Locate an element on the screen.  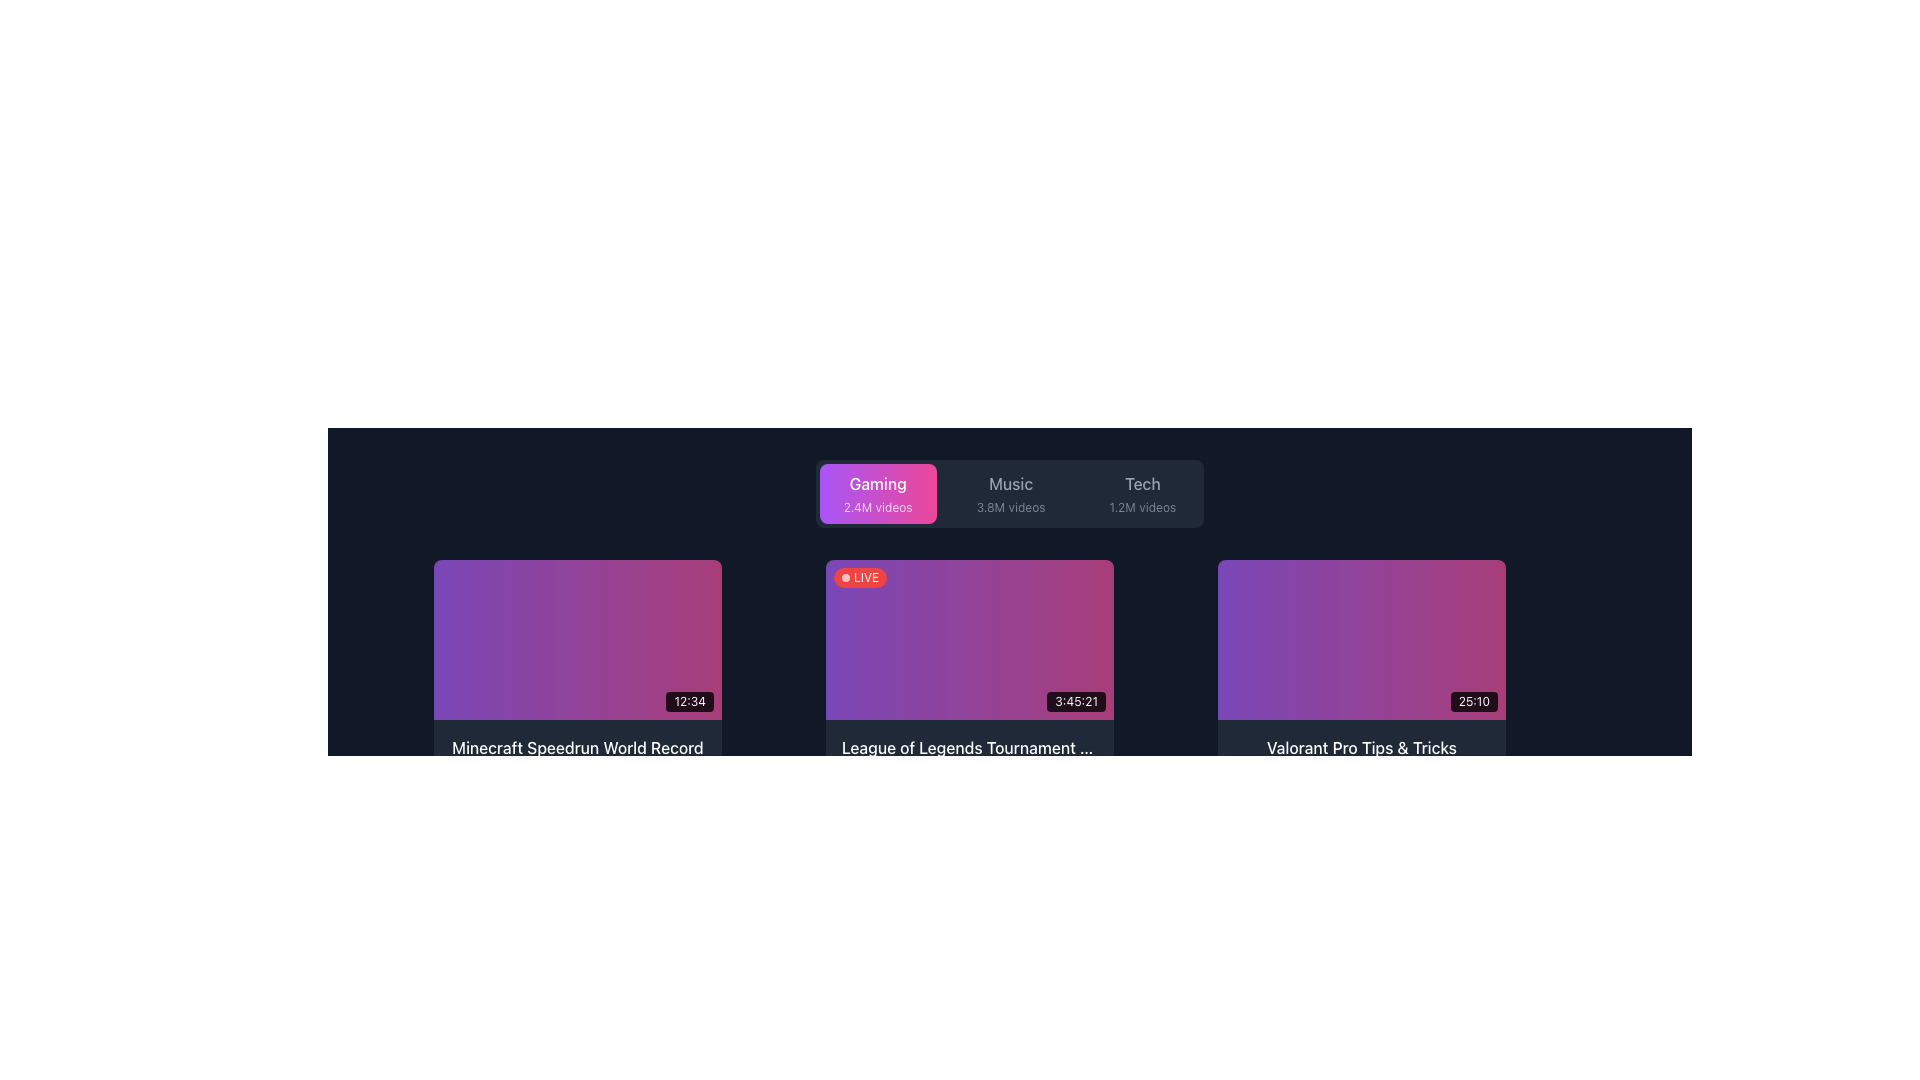
the second video thumbnail background element, which serves as a visual cue for ongoing content is located at coordinates (969, 640).